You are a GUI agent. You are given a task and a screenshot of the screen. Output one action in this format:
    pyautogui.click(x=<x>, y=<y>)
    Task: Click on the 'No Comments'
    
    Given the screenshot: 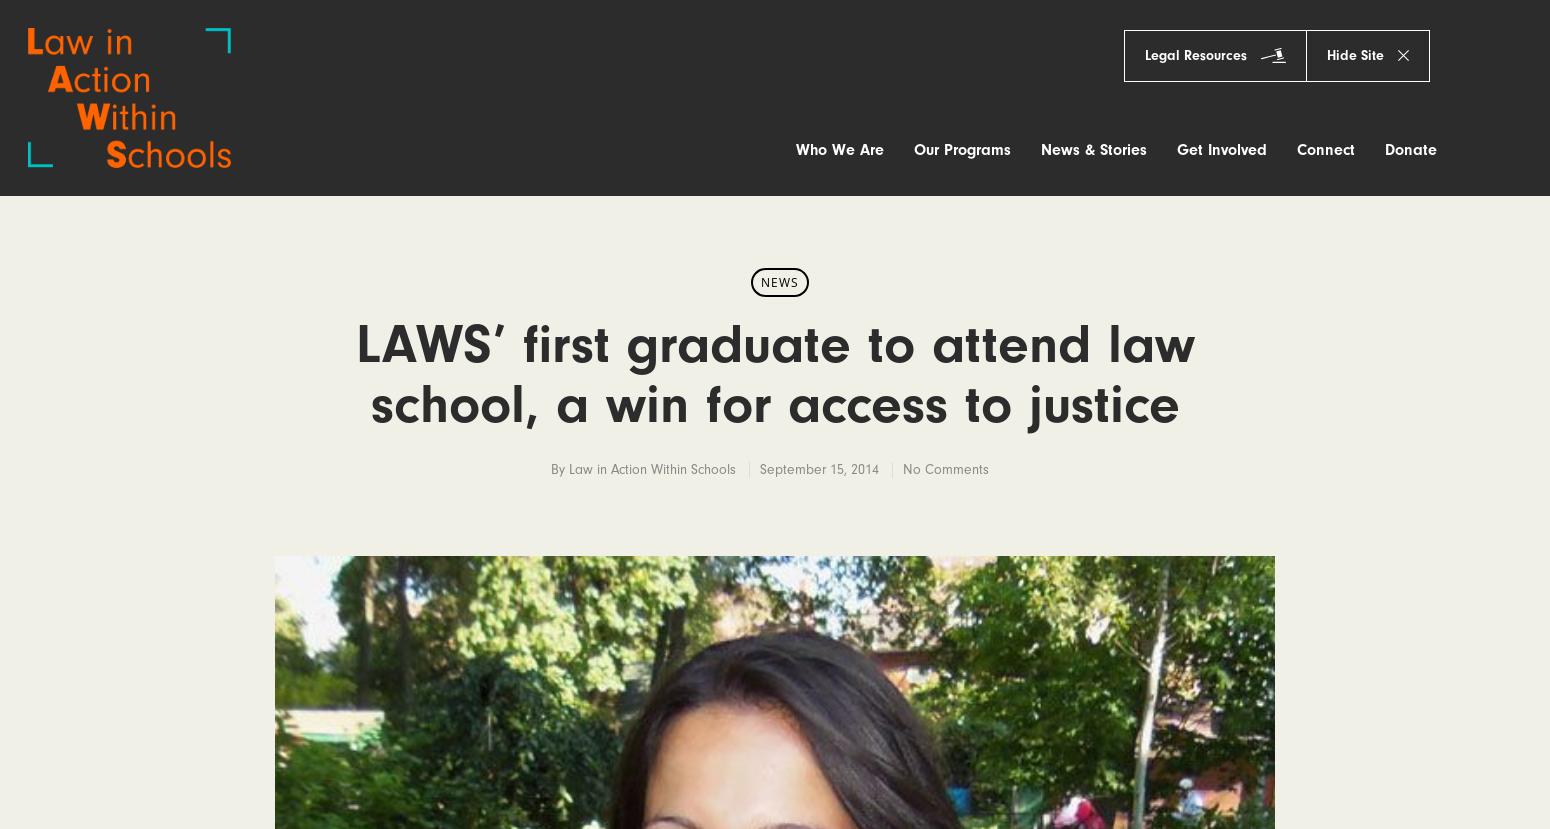 What is the action you would take?
    pyautogui.click(x=944, y=469)
    